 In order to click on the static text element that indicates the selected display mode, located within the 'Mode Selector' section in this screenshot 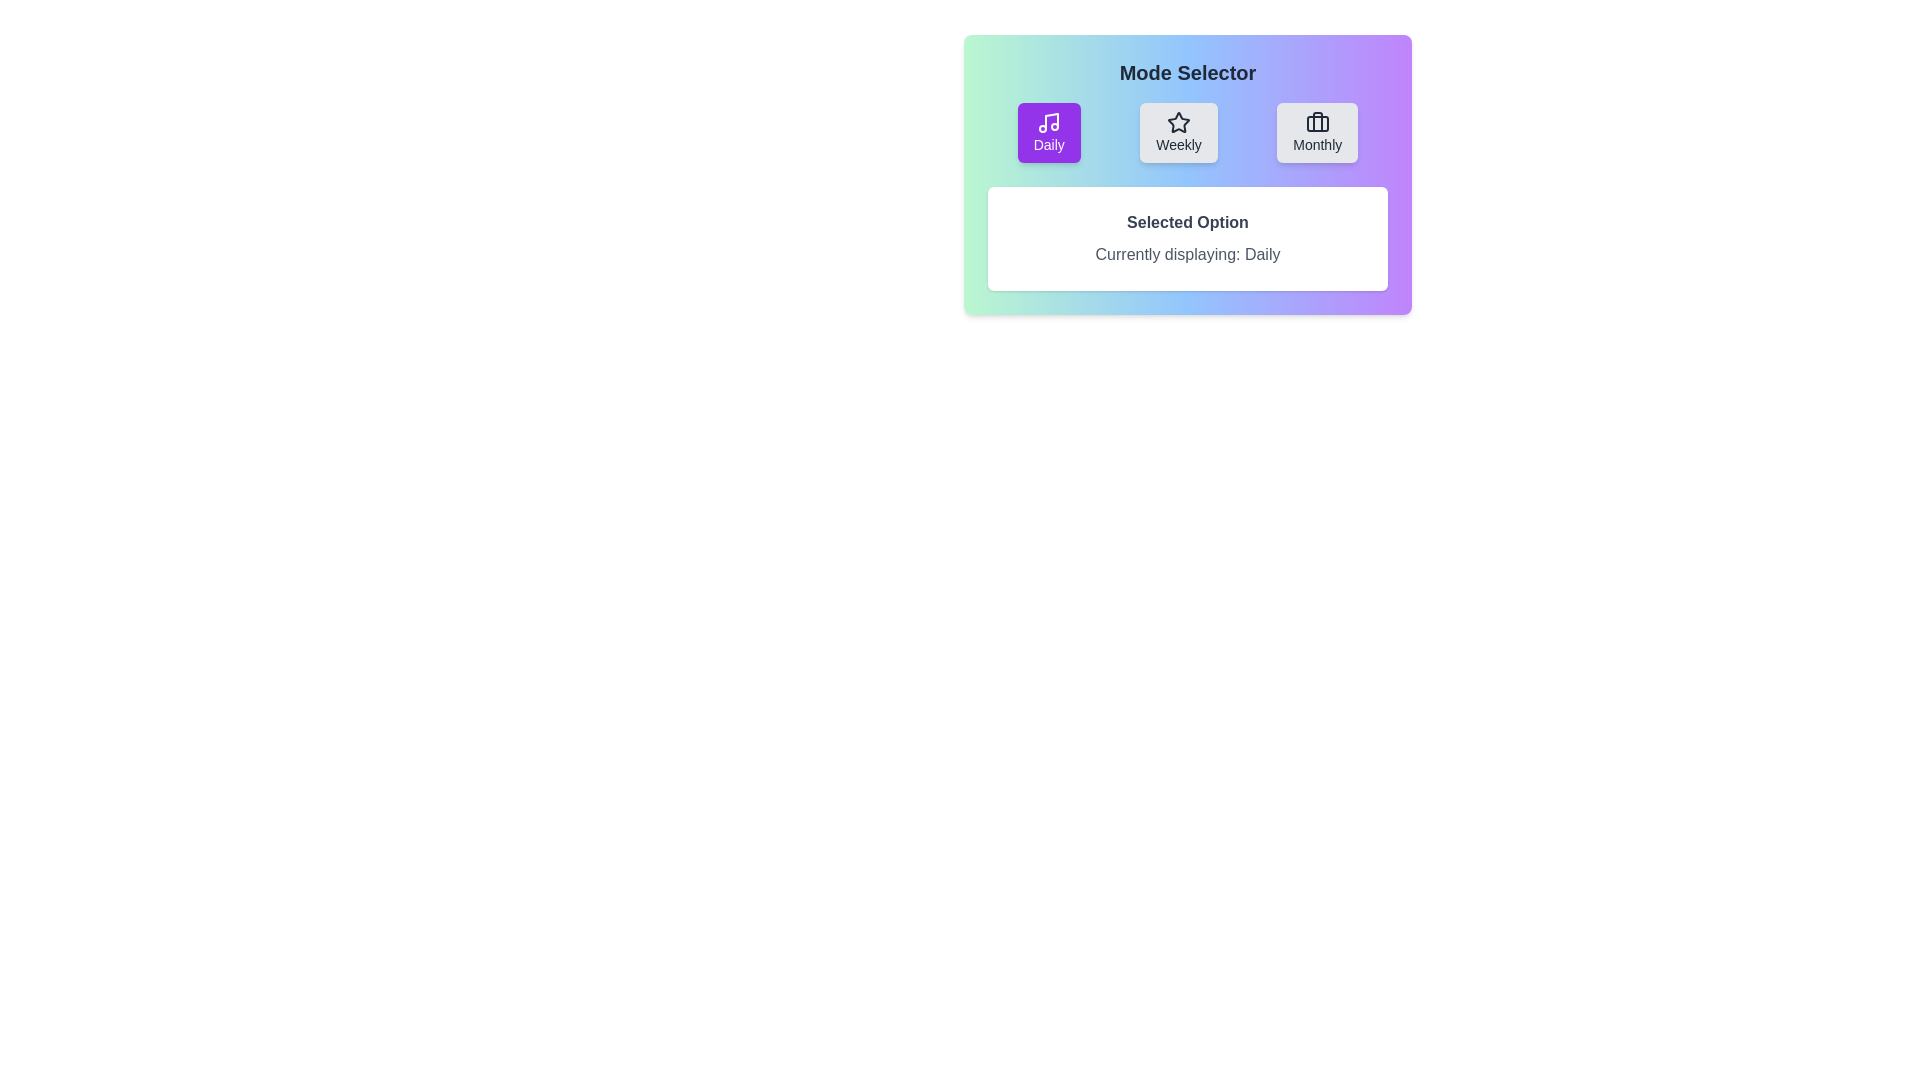, I will do `click(1188, 253)`.